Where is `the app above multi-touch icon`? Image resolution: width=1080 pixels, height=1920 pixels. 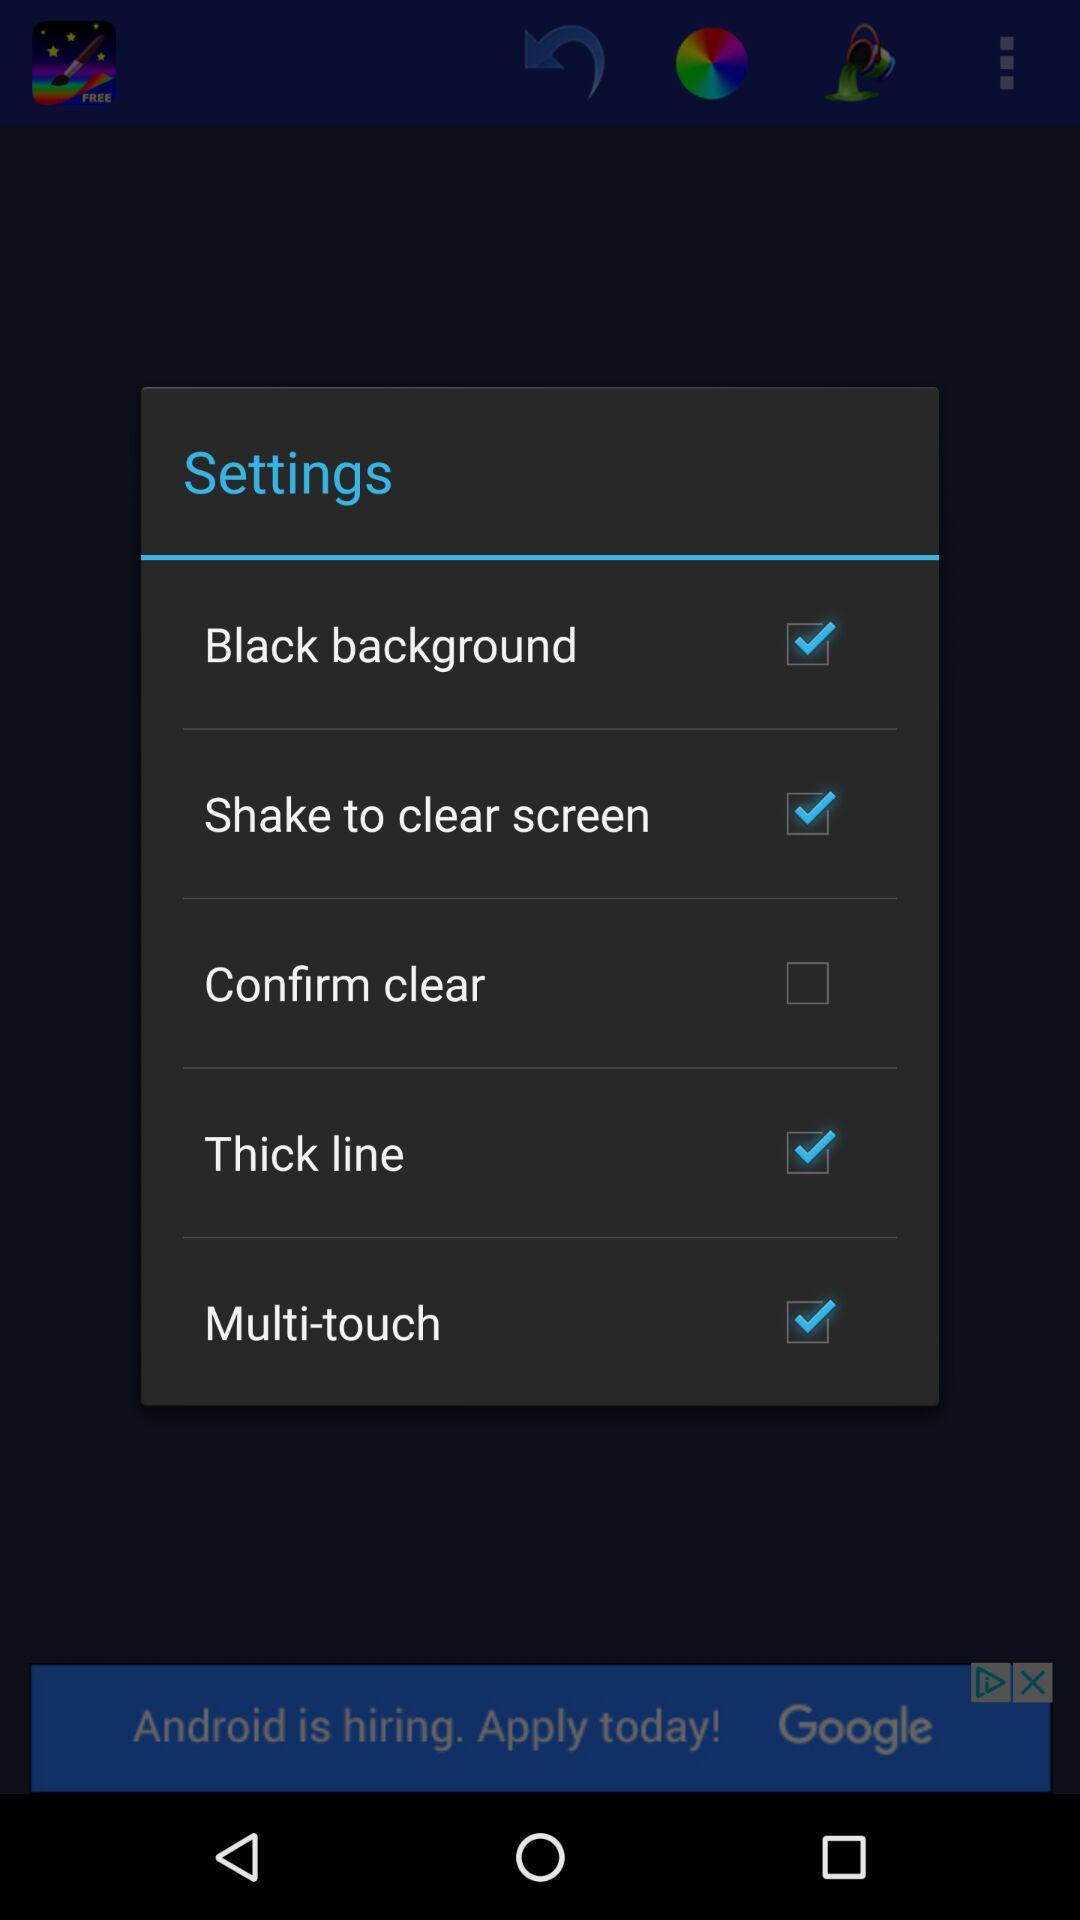
the app above multi-touch icon is located at coordinates (304, 1152).